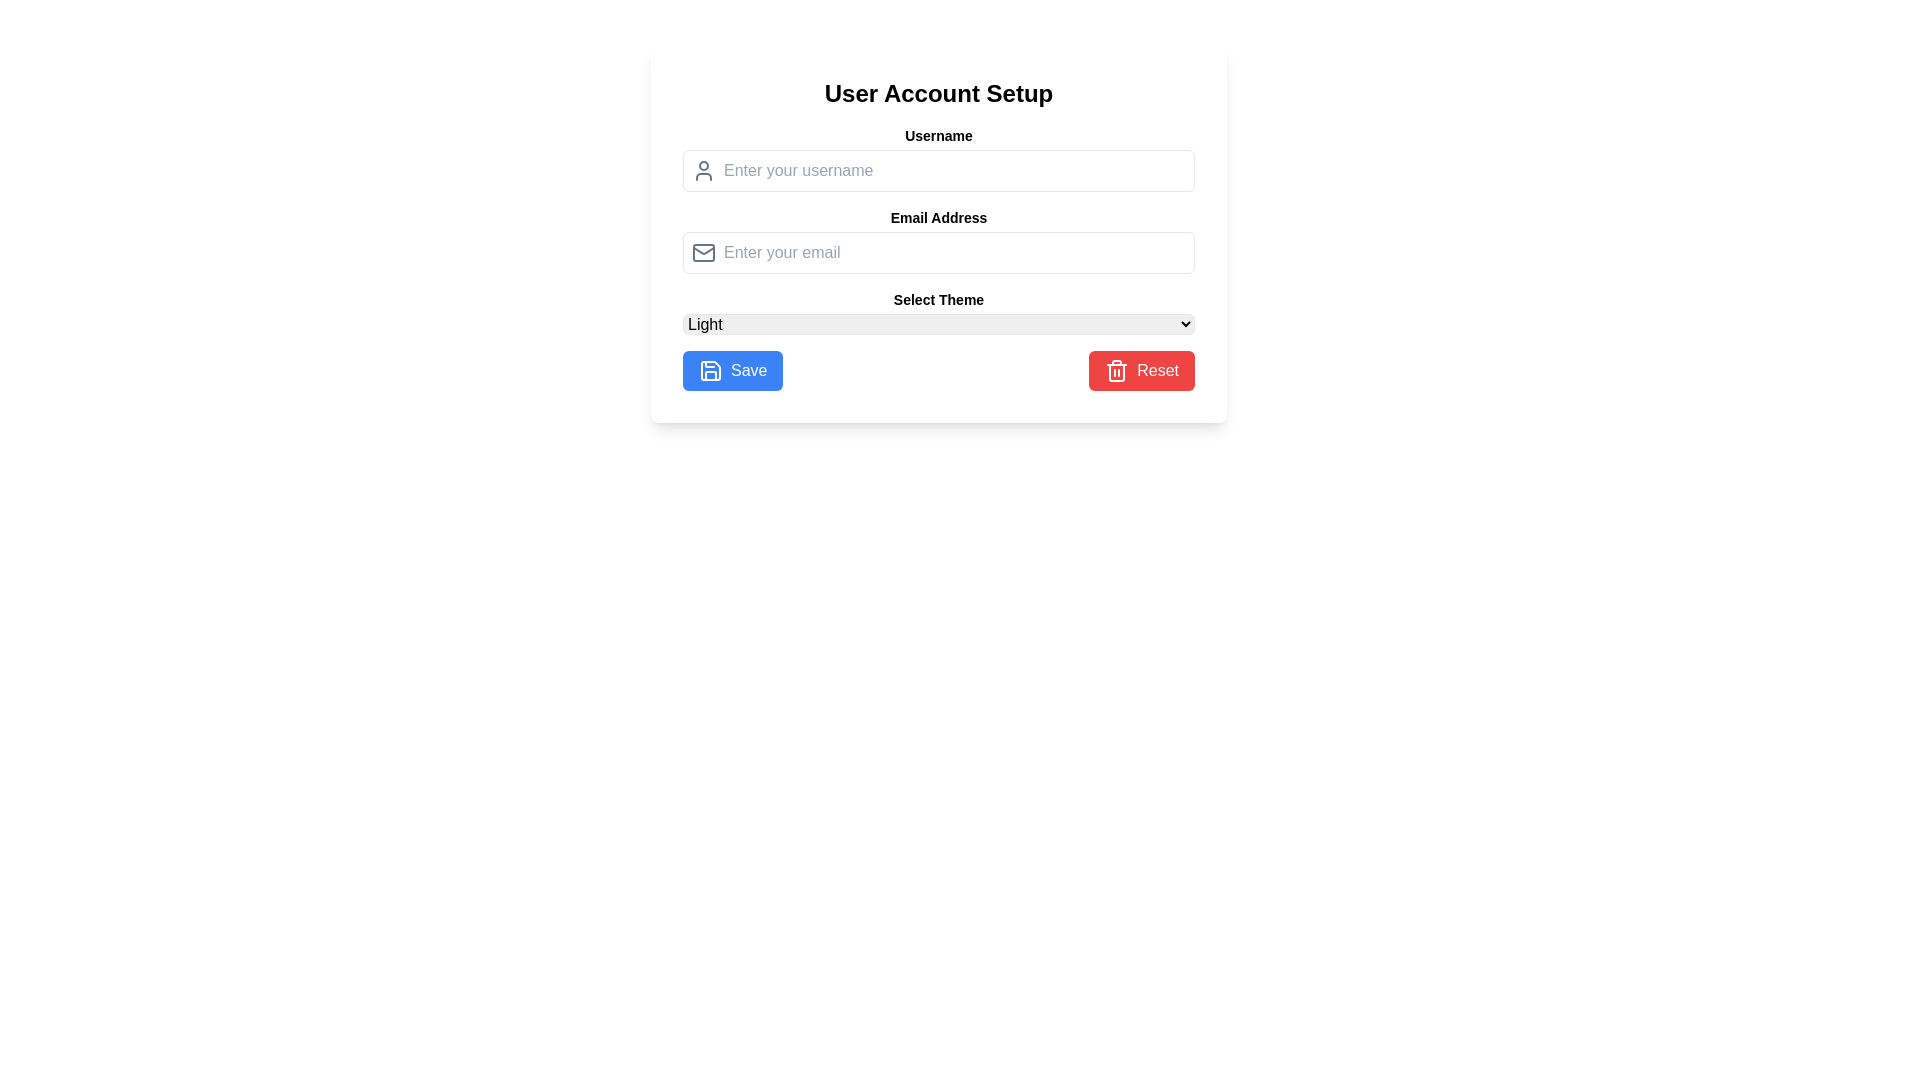 This screenshot has height=1080, width=1920. Describe the element at coordinates (938, 312) in the screenshot. I see `the theme selection dropdown menu located below the 'Email Address' entry field` at that location.